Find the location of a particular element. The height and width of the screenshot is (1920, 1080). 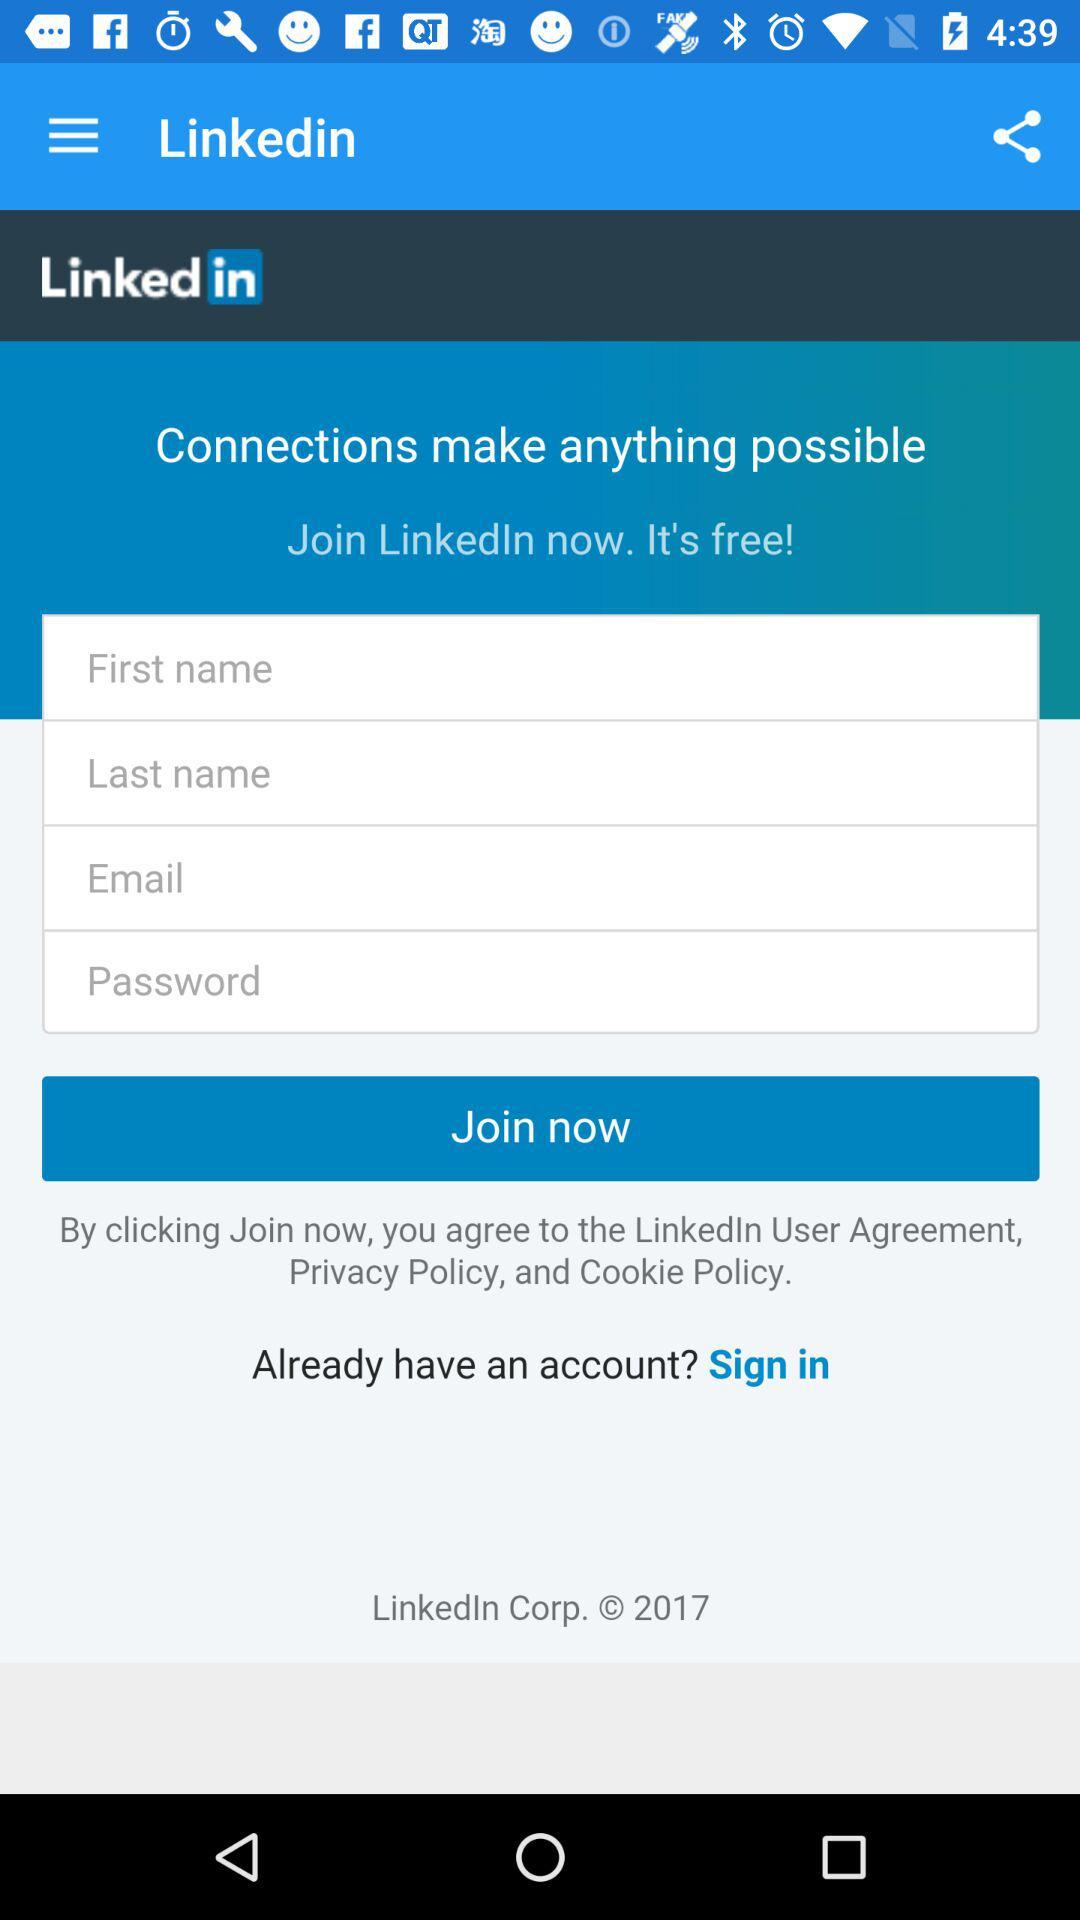

linkedin details page icon is located at coordinates (540, 935).